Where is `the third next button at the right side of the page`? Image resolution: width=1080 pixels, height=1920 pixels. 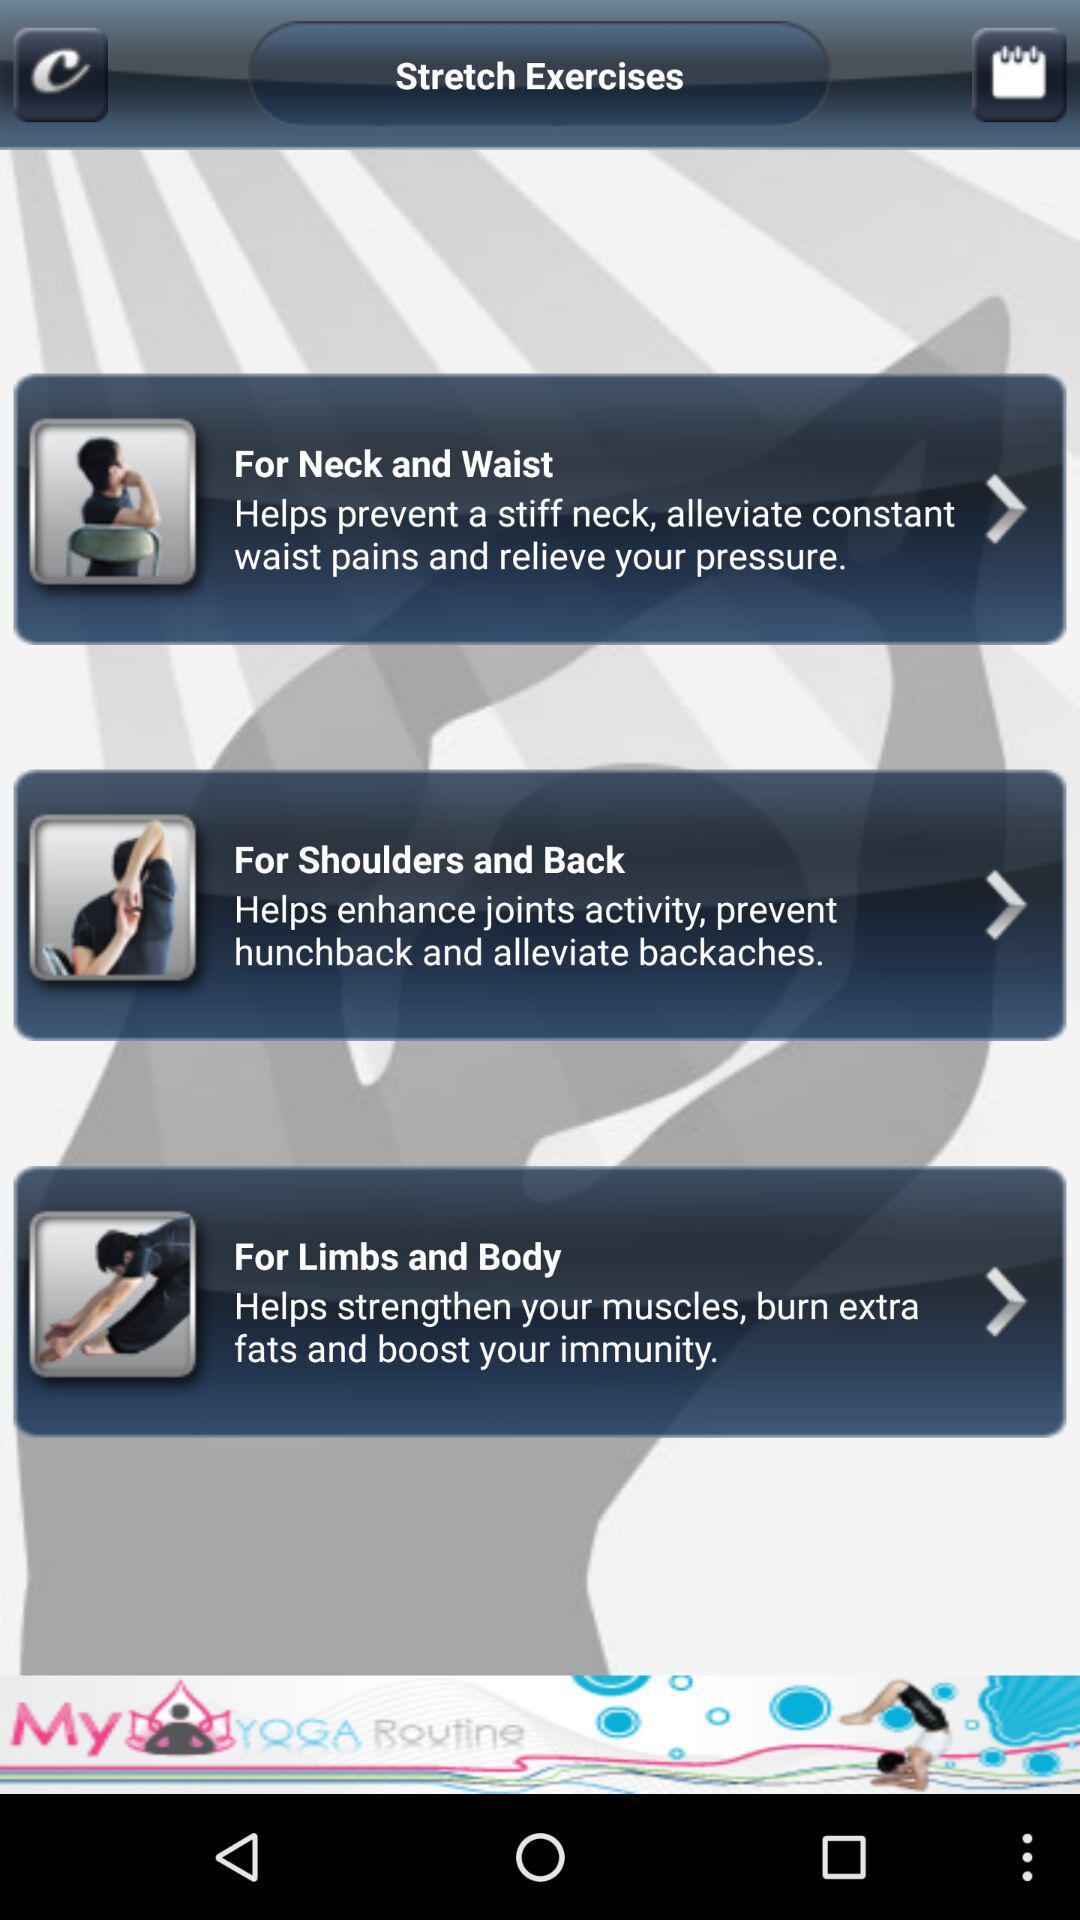
the third next button at the right side of the page is located at coordinates (1006, 1301).